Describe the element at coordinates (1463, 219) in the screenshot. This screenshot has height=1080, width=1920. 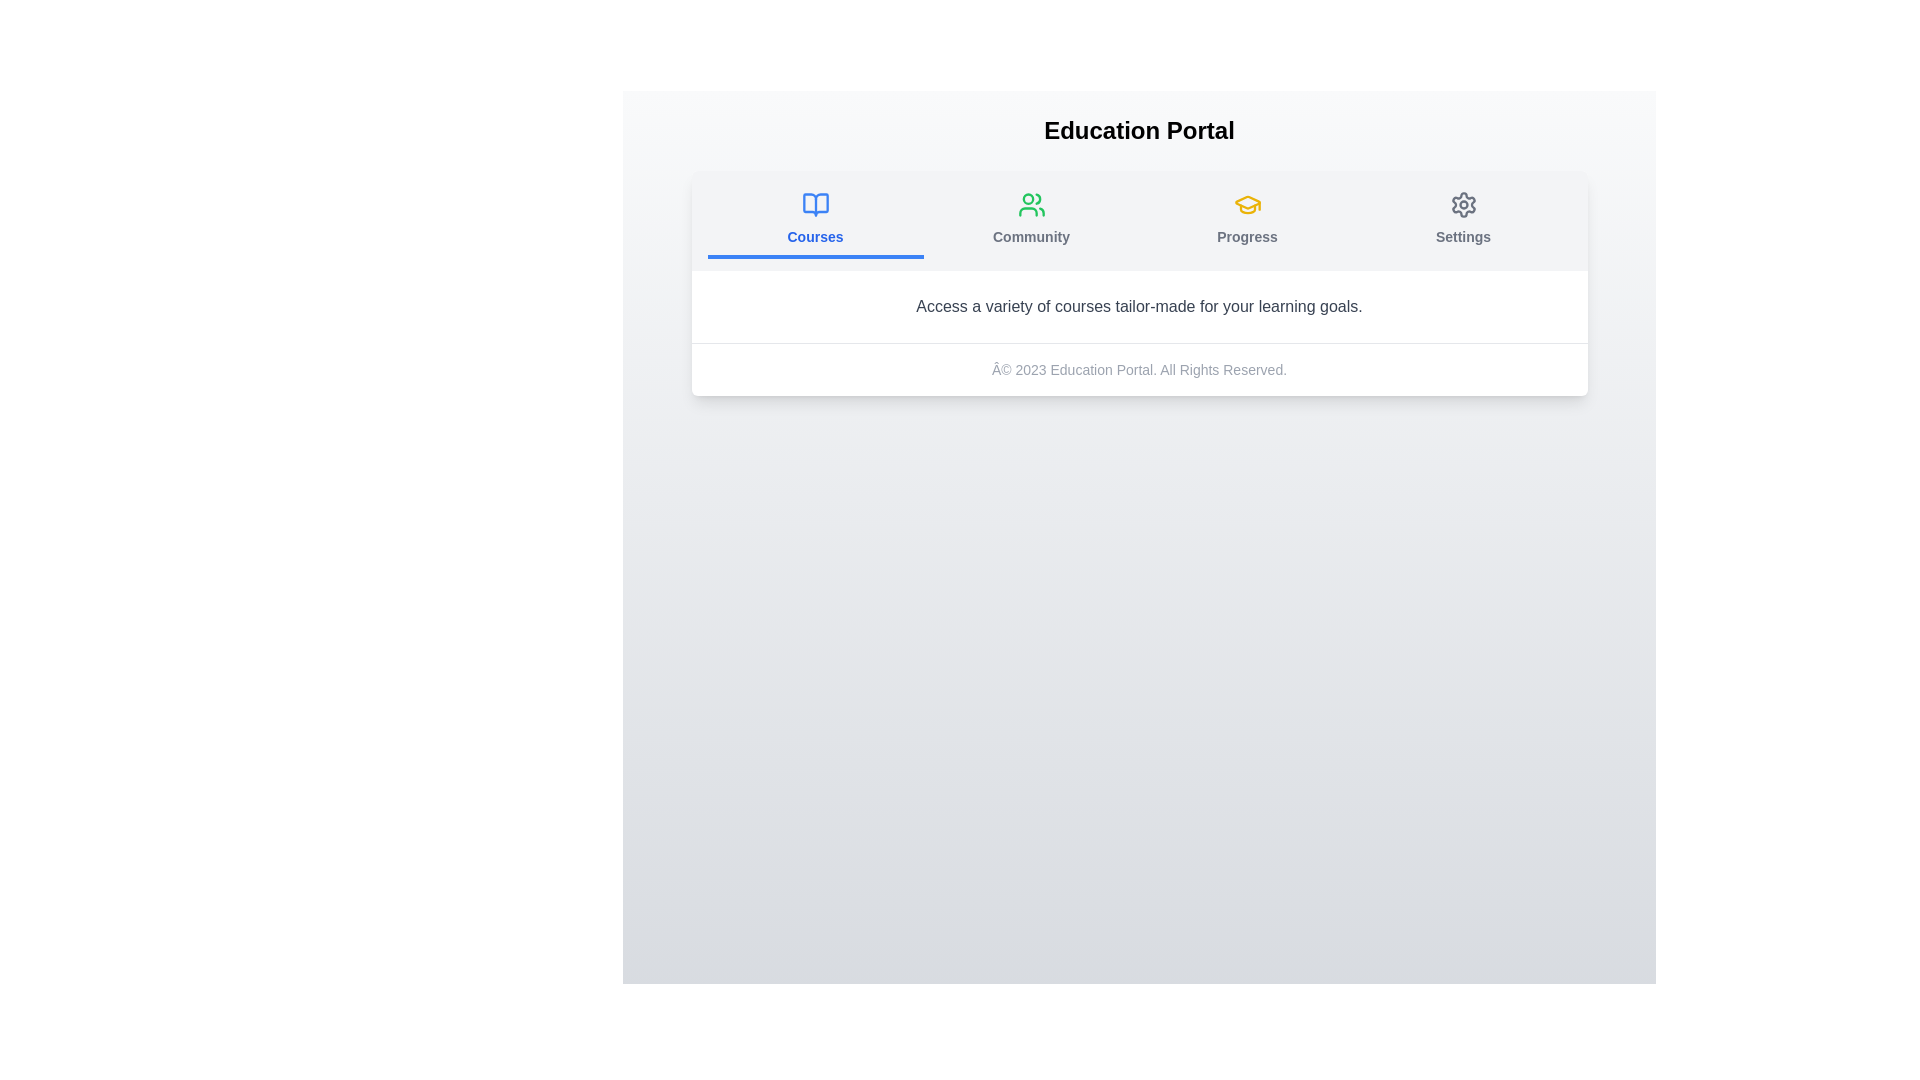
I see `the Navigation link with an icon and label at the rightmost end of the horizontal navigation bar` at that location.